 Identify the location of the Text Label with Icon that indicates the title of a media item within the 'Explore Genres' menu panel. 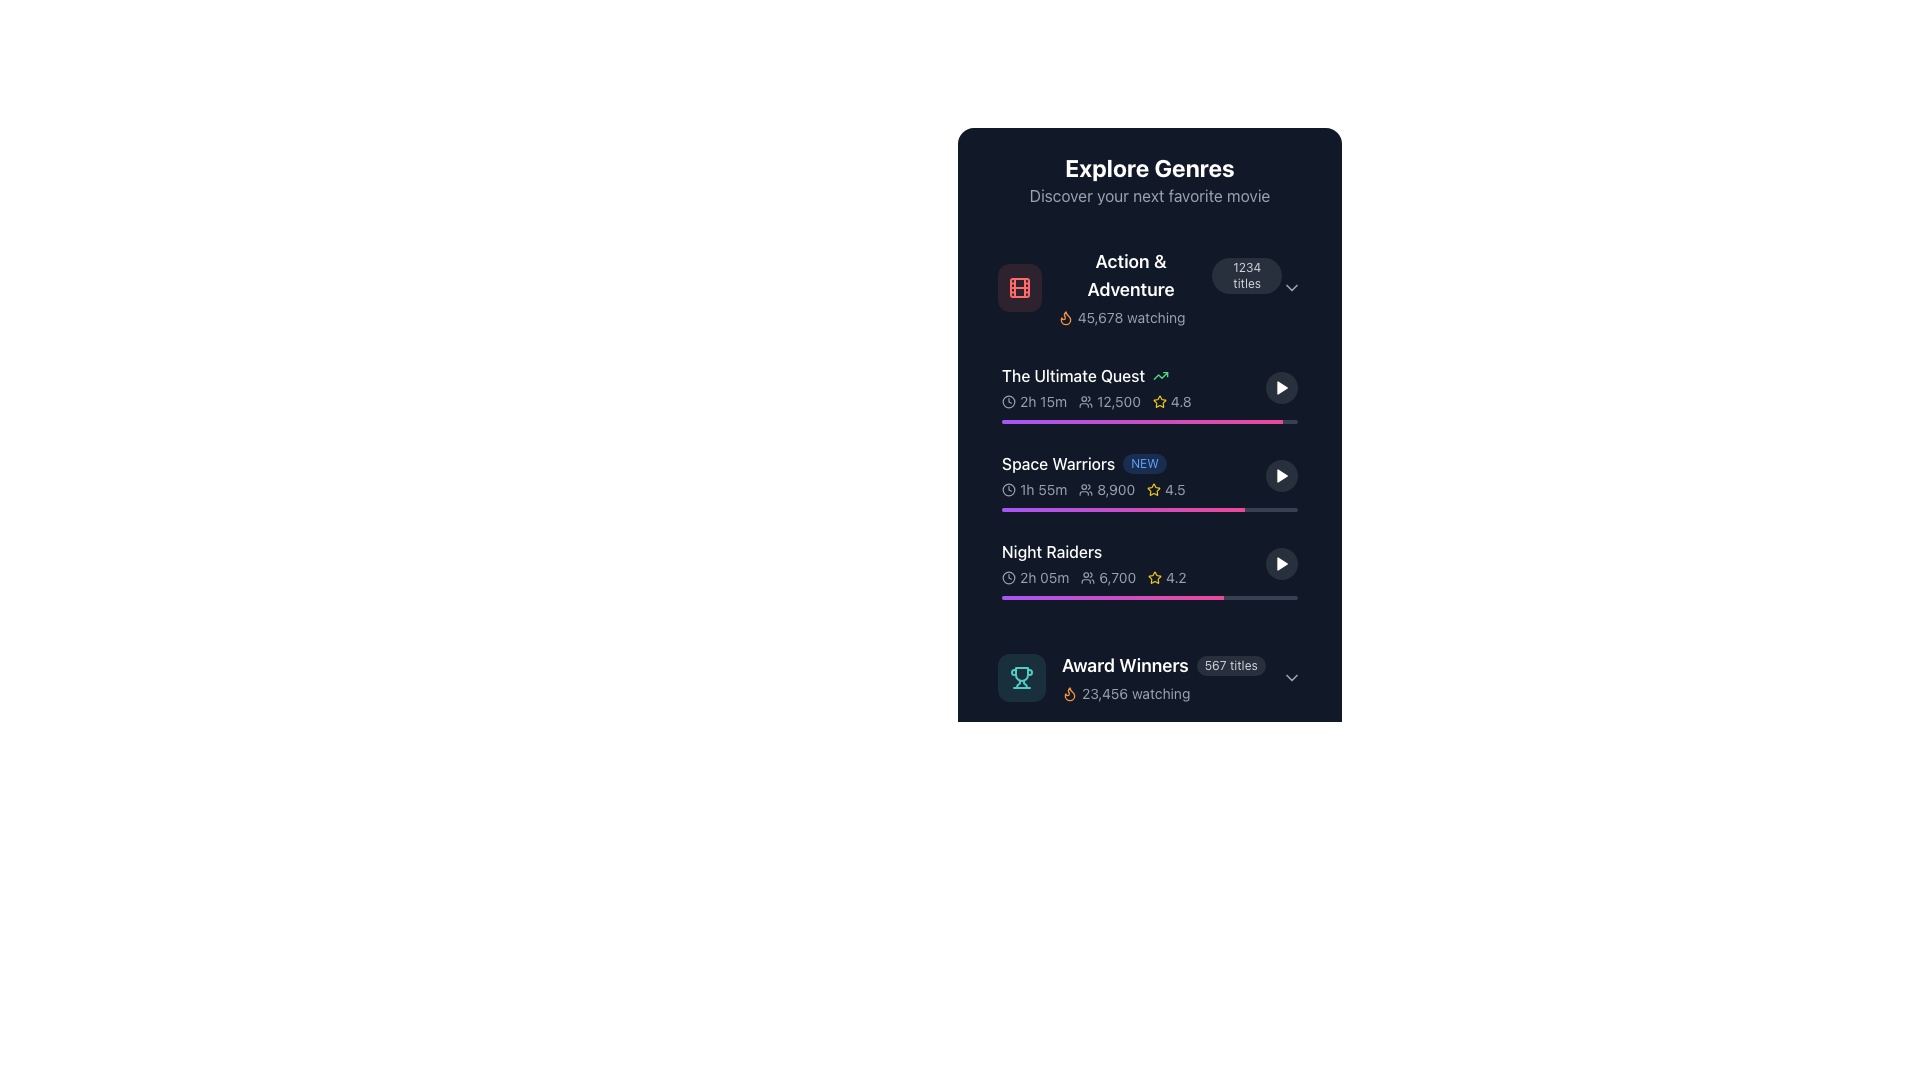
(1133, 375).